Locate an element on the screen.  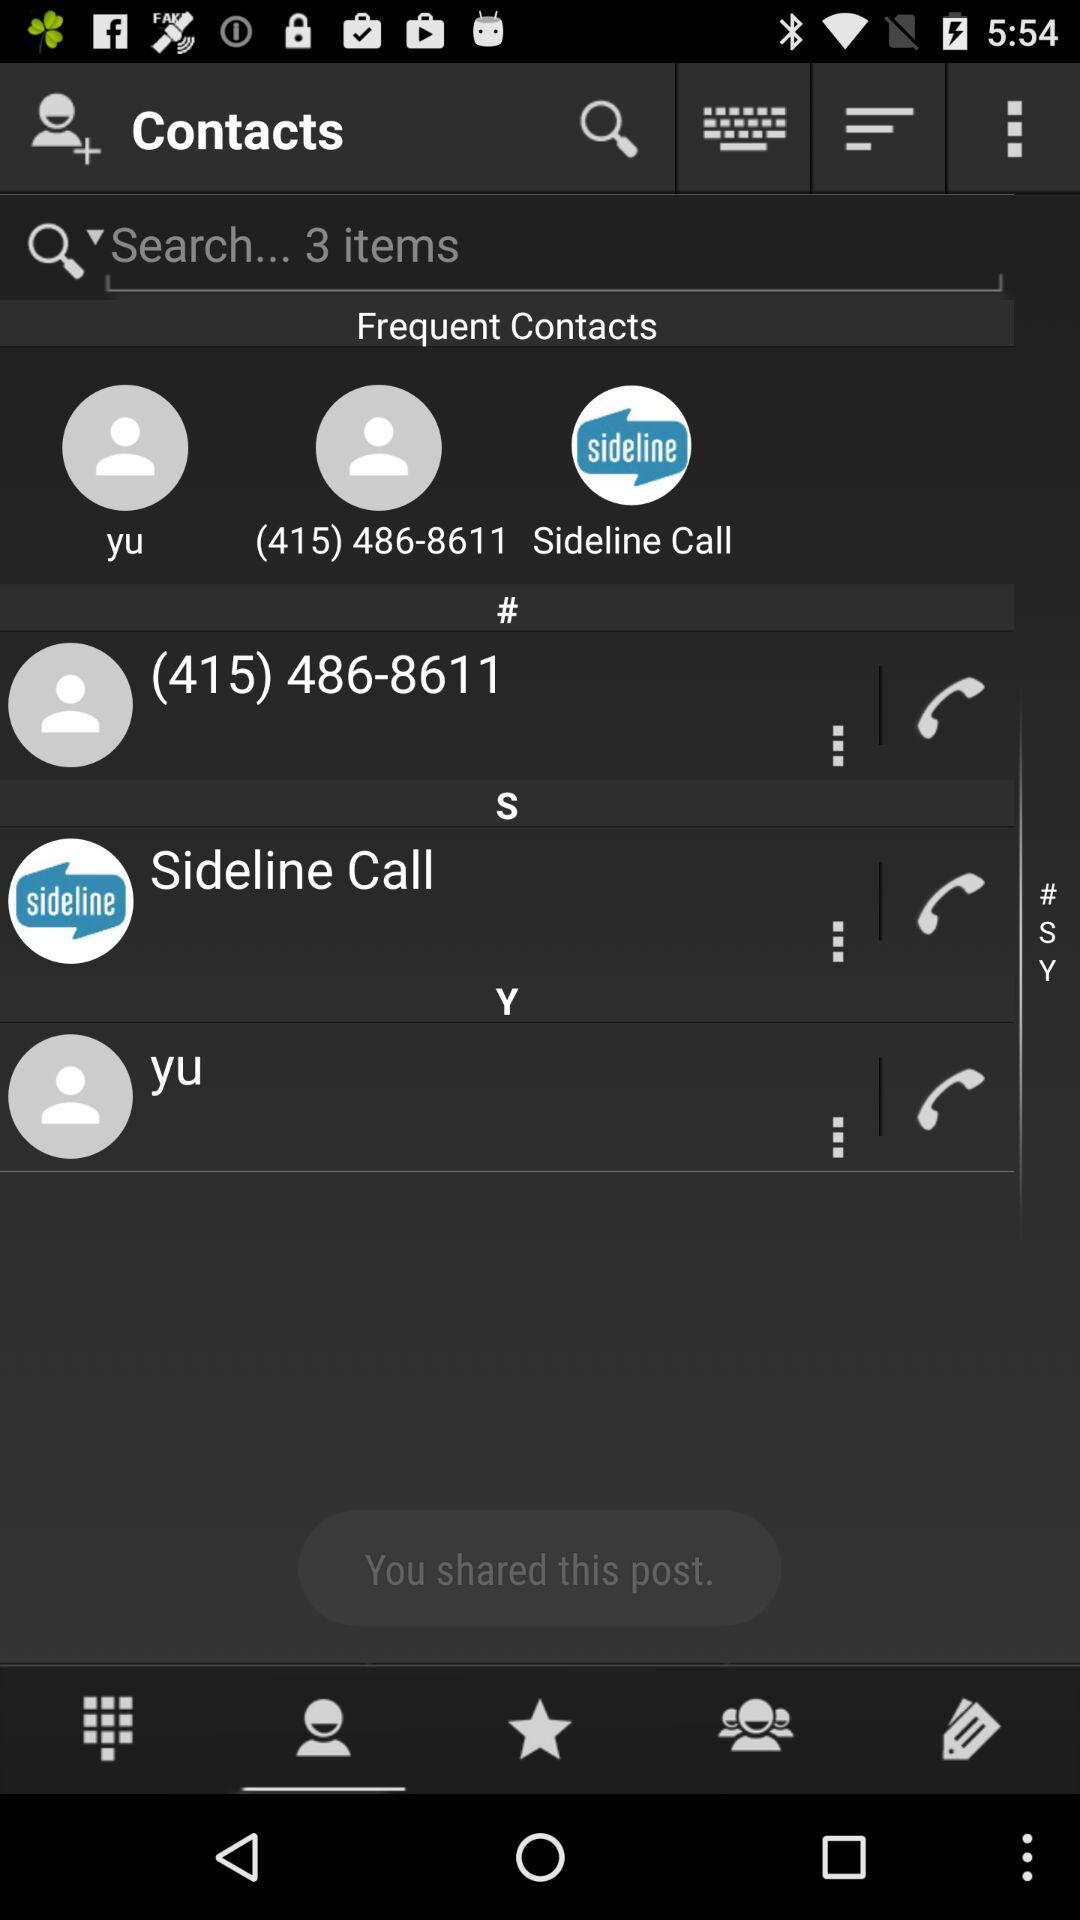
search contacts is located at coordinates (608, 127).